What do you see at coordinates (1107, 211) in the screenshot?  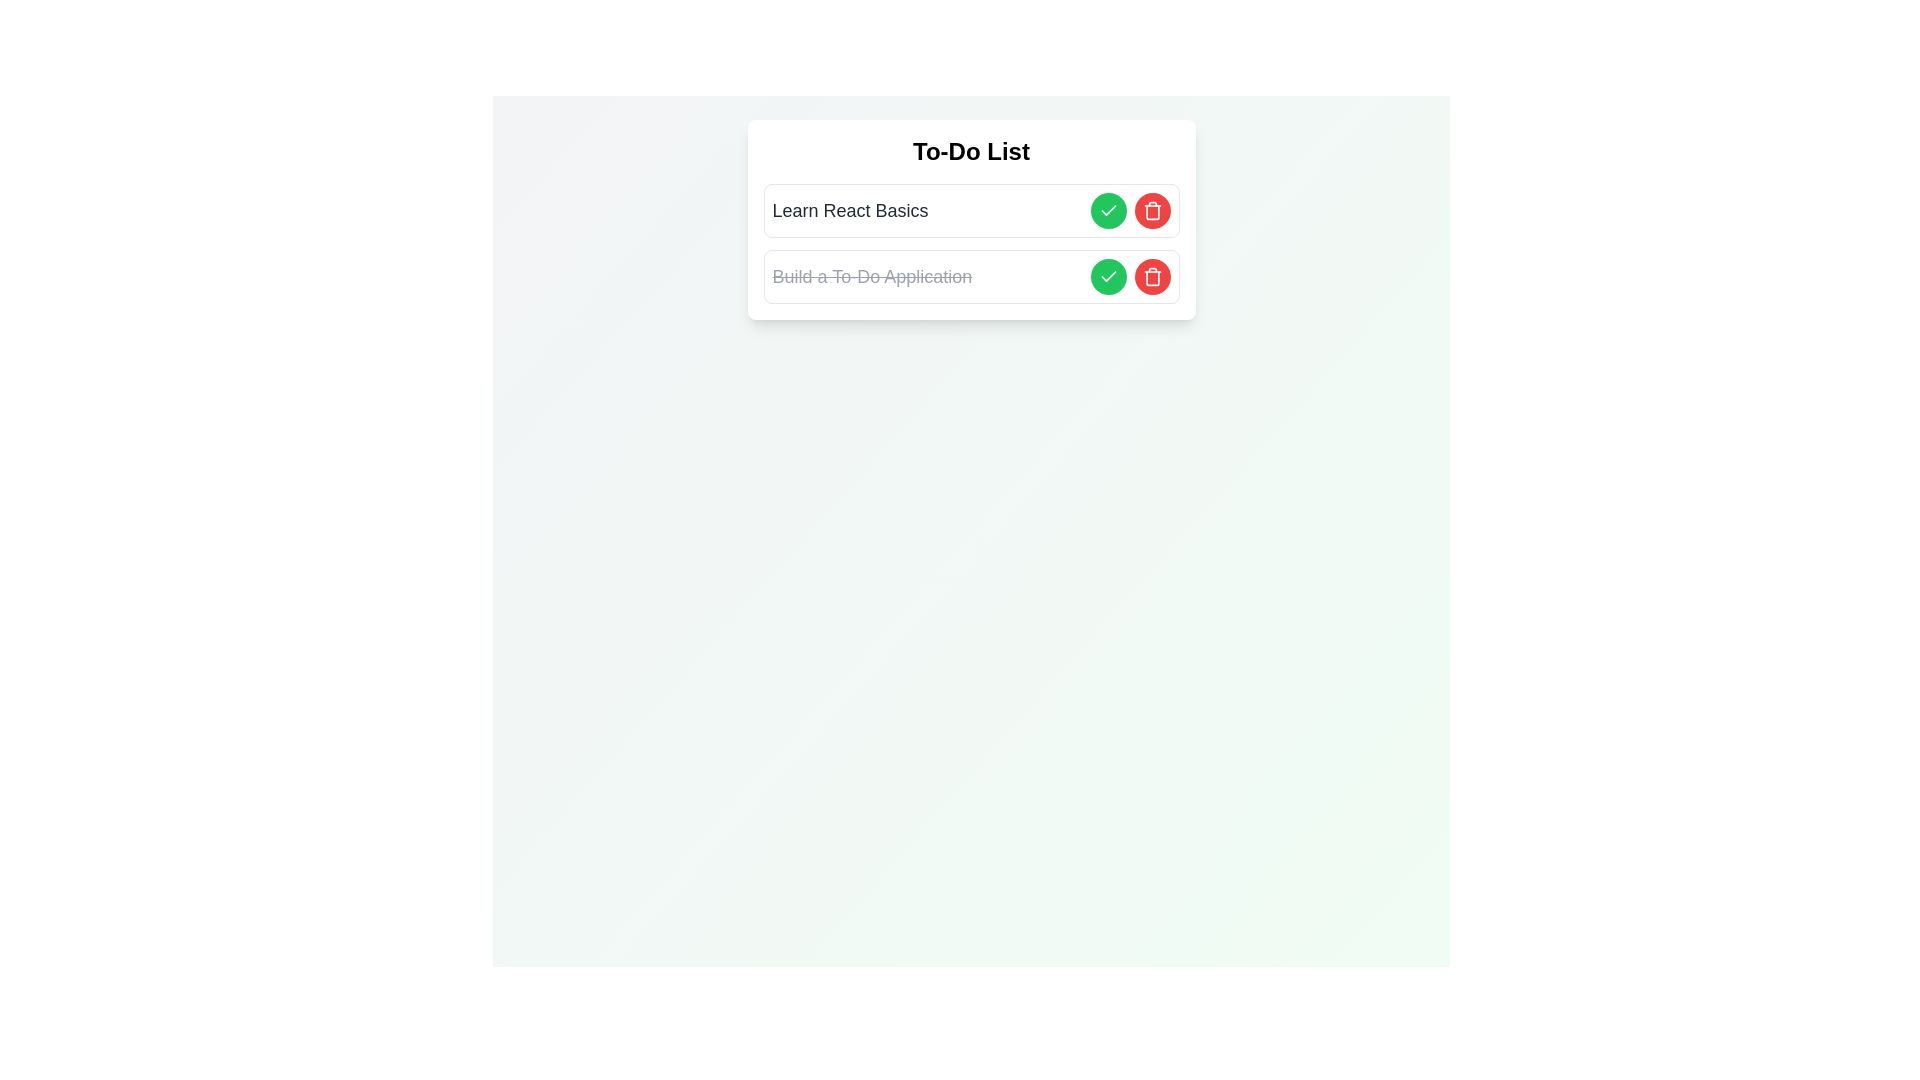 I see `the green circular icon with a white checkmark symbol located to the left of the text 'Build a To-Do Application' to mark the task as completed` at bounding box center [1107, 211].